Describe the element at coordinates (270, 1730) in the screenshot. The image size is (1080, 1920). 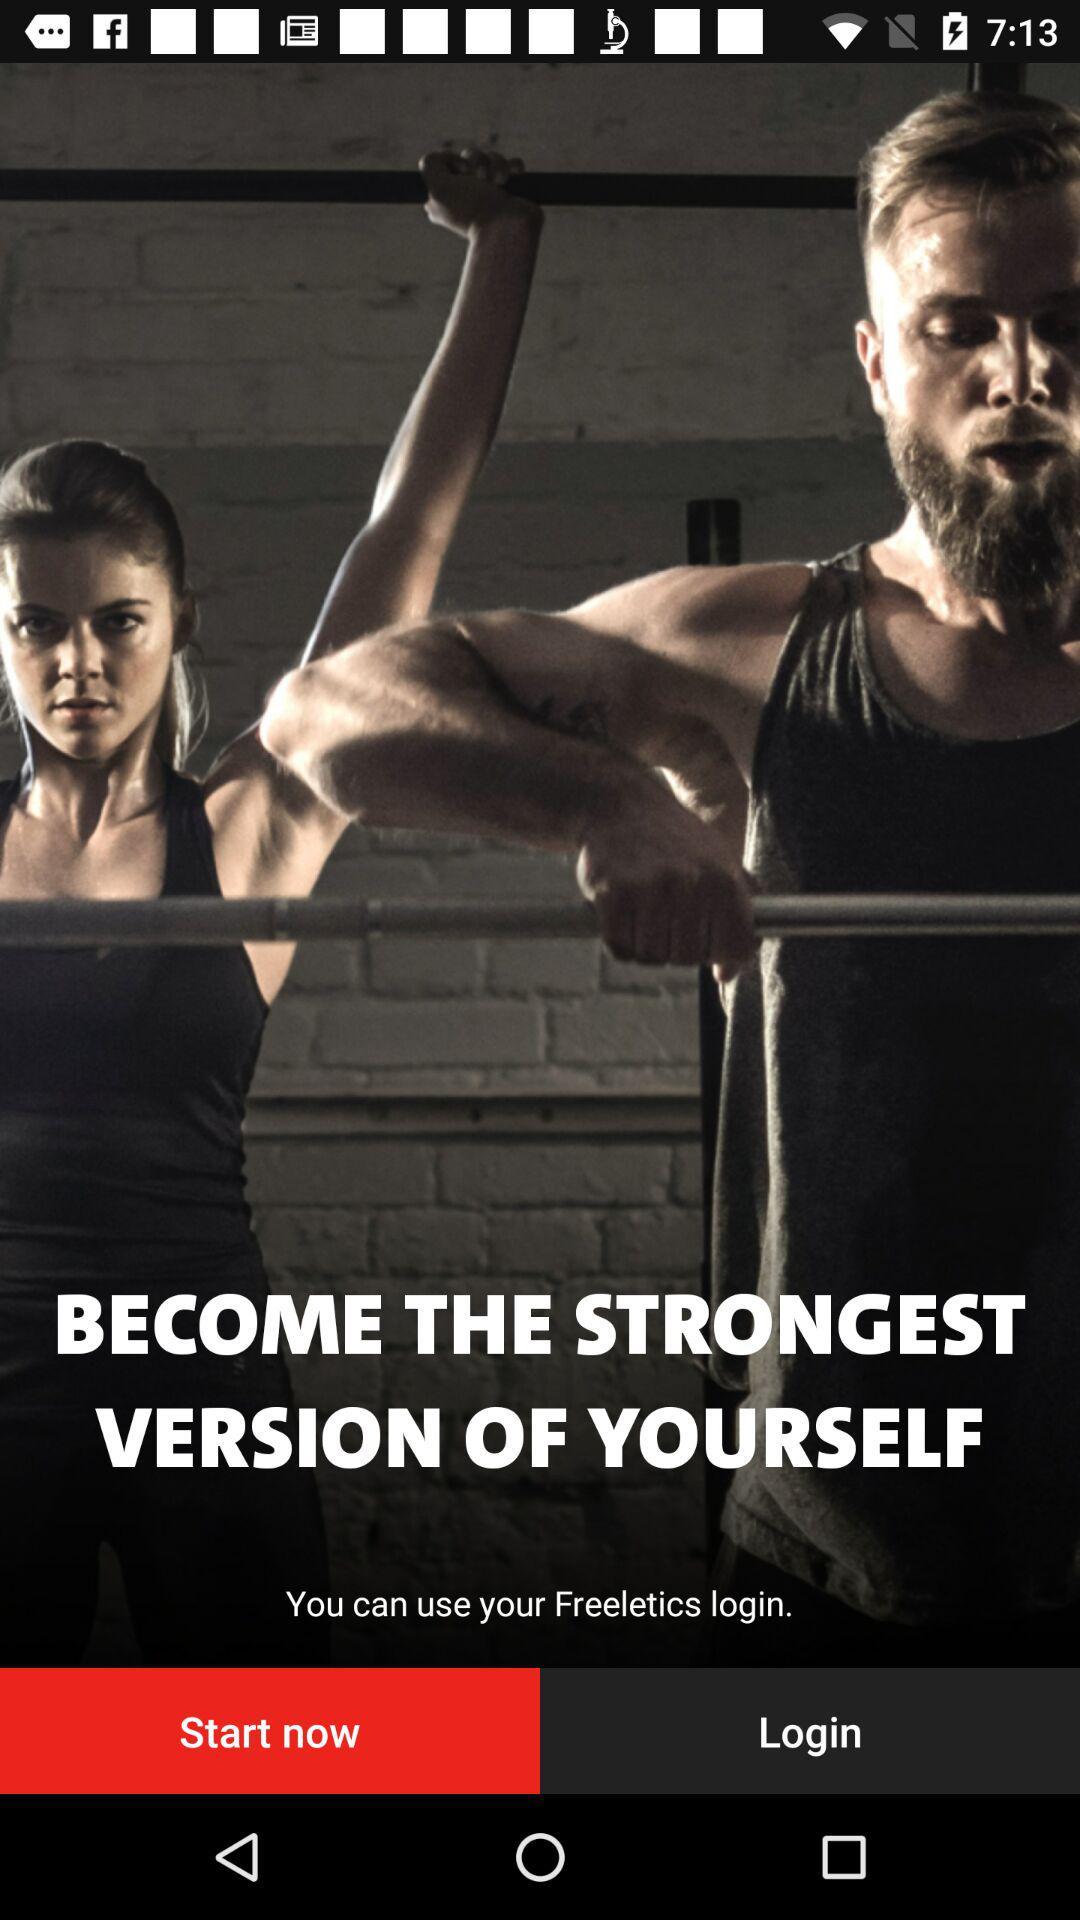
I see `the start now at the bottom left corner` at that location.